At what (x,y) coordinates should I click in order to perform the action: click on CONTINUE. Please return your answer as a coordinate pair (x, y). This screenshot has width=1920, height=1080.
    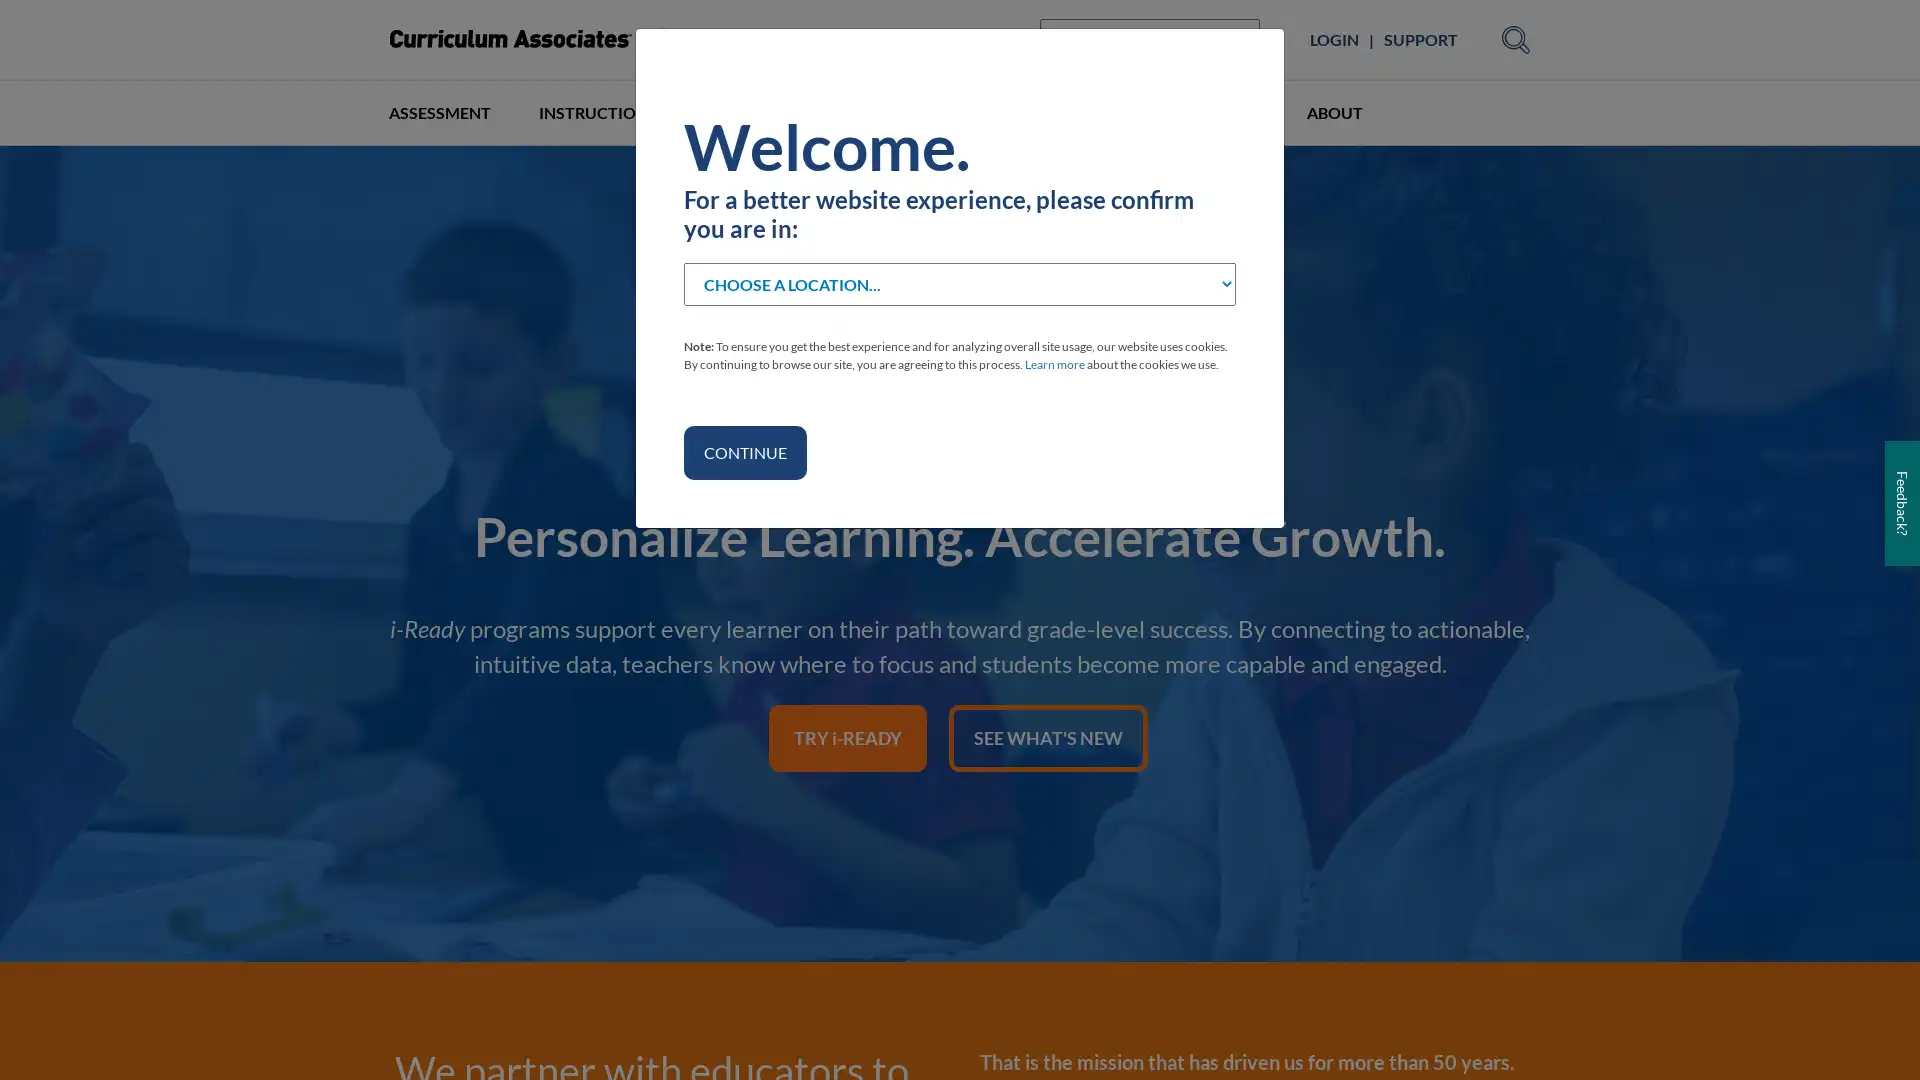
    Looking at the image, I should click on (744, 452).